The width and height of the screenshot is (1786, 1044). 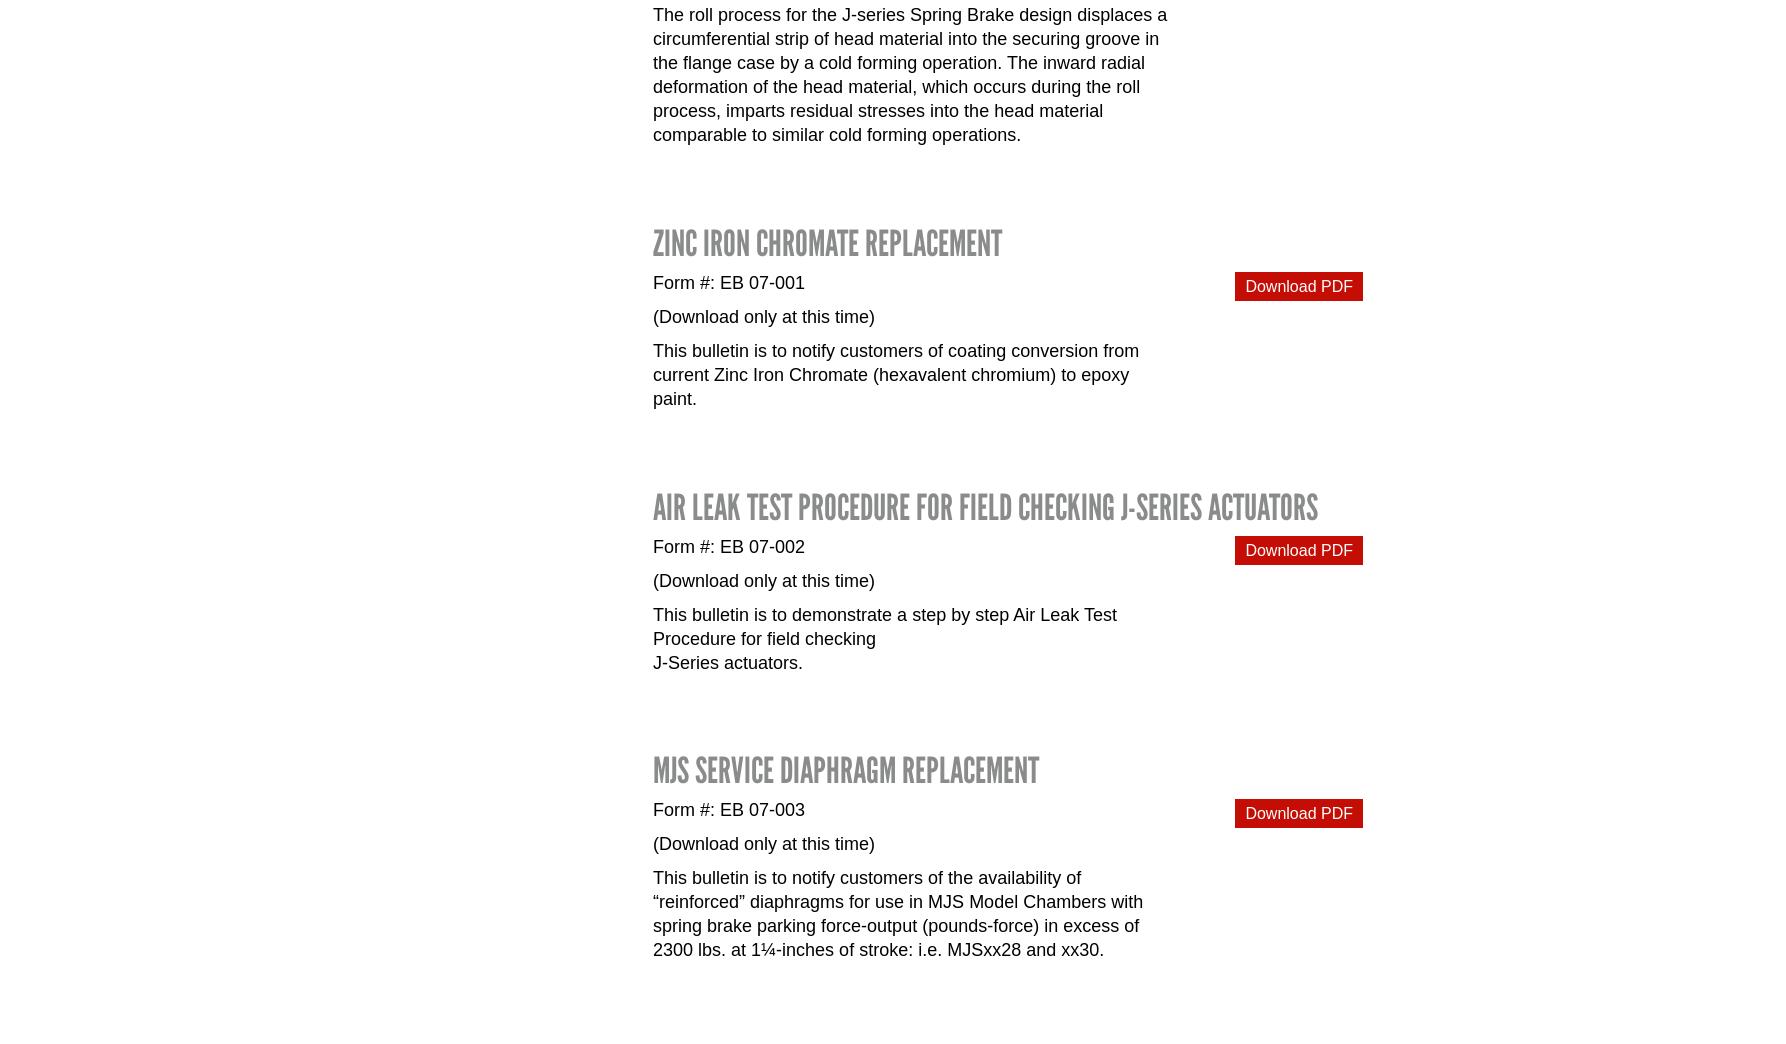 What do you see at coordinates (909, 74) in the screenshot?
I see `'The roll process for the J-series Spring Brake design displaces a circumferential strip of head material into the securing groove in the flange case by a cold forming operation. The inward radial deformation of the head material, which occurs during the roll process, imparts residual stresses into the head material comparable to similar cold forming operations.'` at bounding box center [909, 74].